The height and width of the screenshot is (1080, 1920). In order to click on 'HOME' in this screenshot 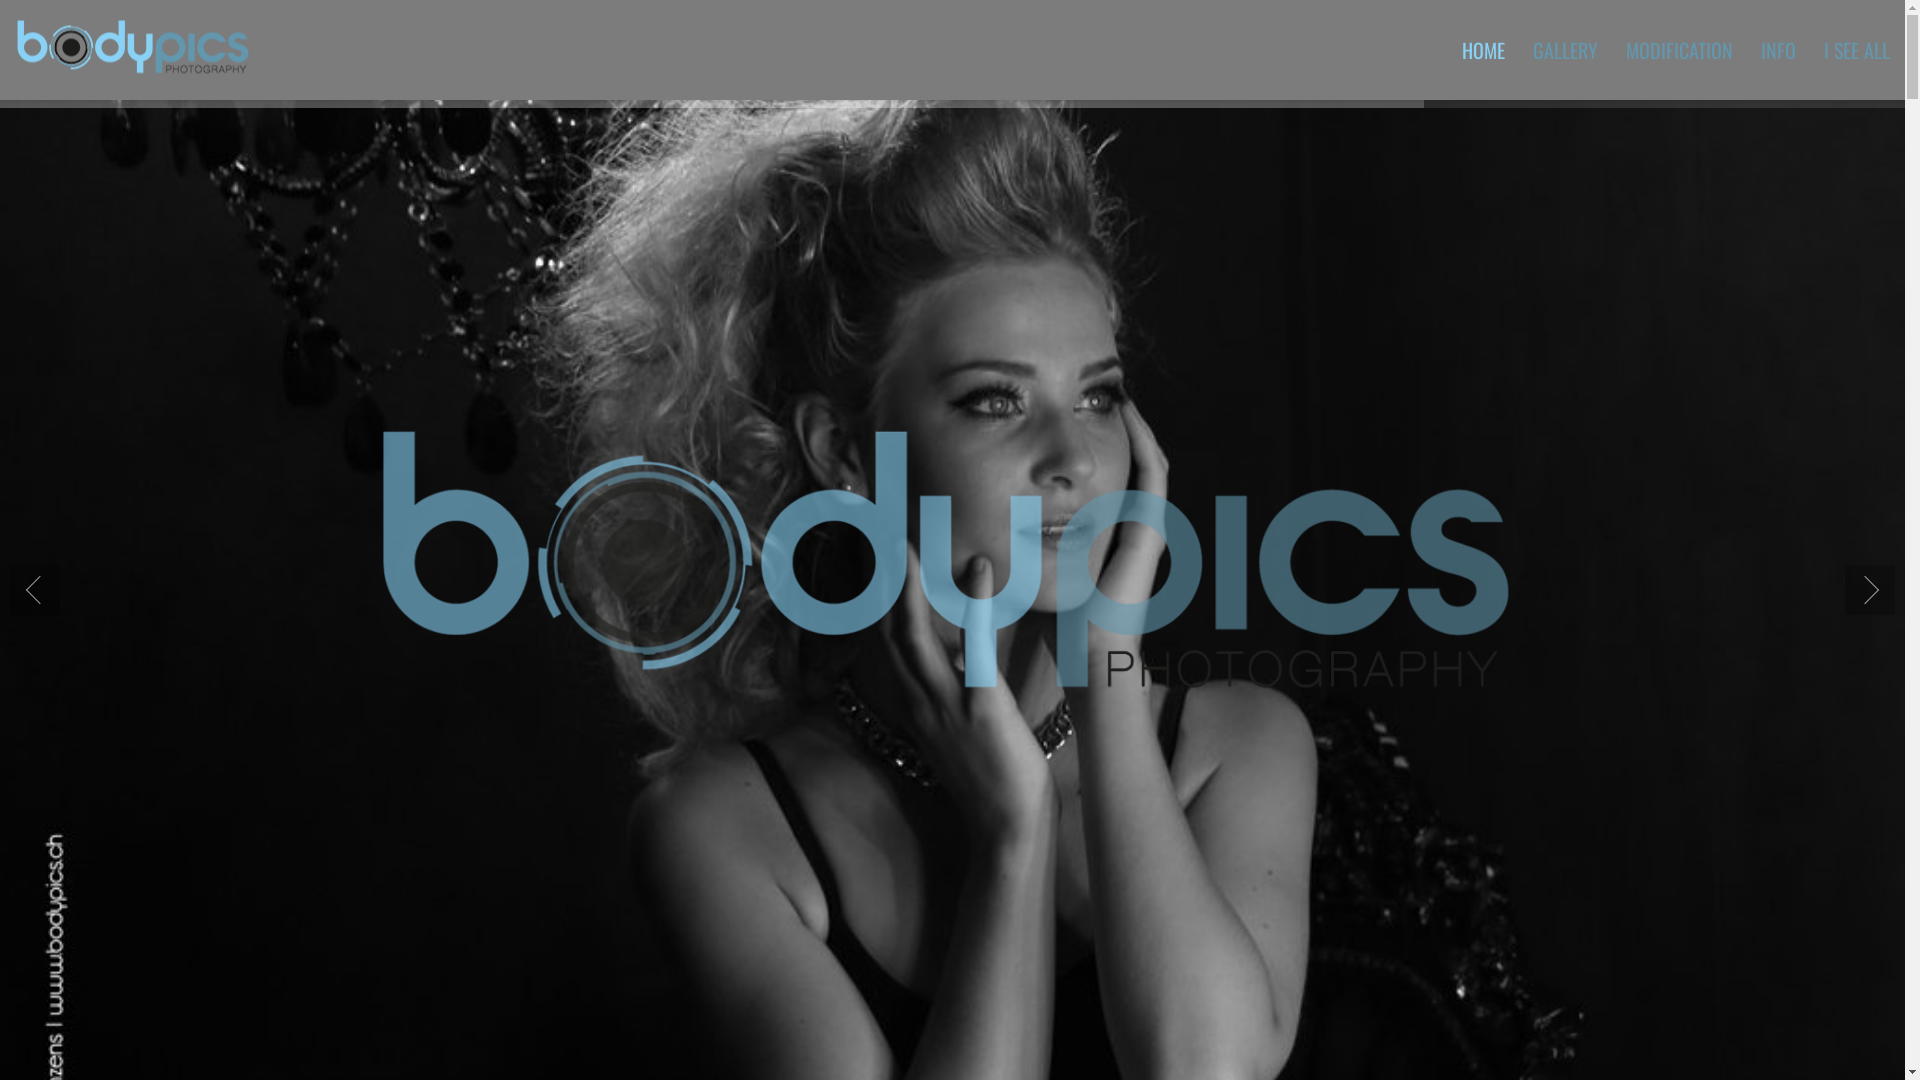, I will do `click(1483, 49)`.